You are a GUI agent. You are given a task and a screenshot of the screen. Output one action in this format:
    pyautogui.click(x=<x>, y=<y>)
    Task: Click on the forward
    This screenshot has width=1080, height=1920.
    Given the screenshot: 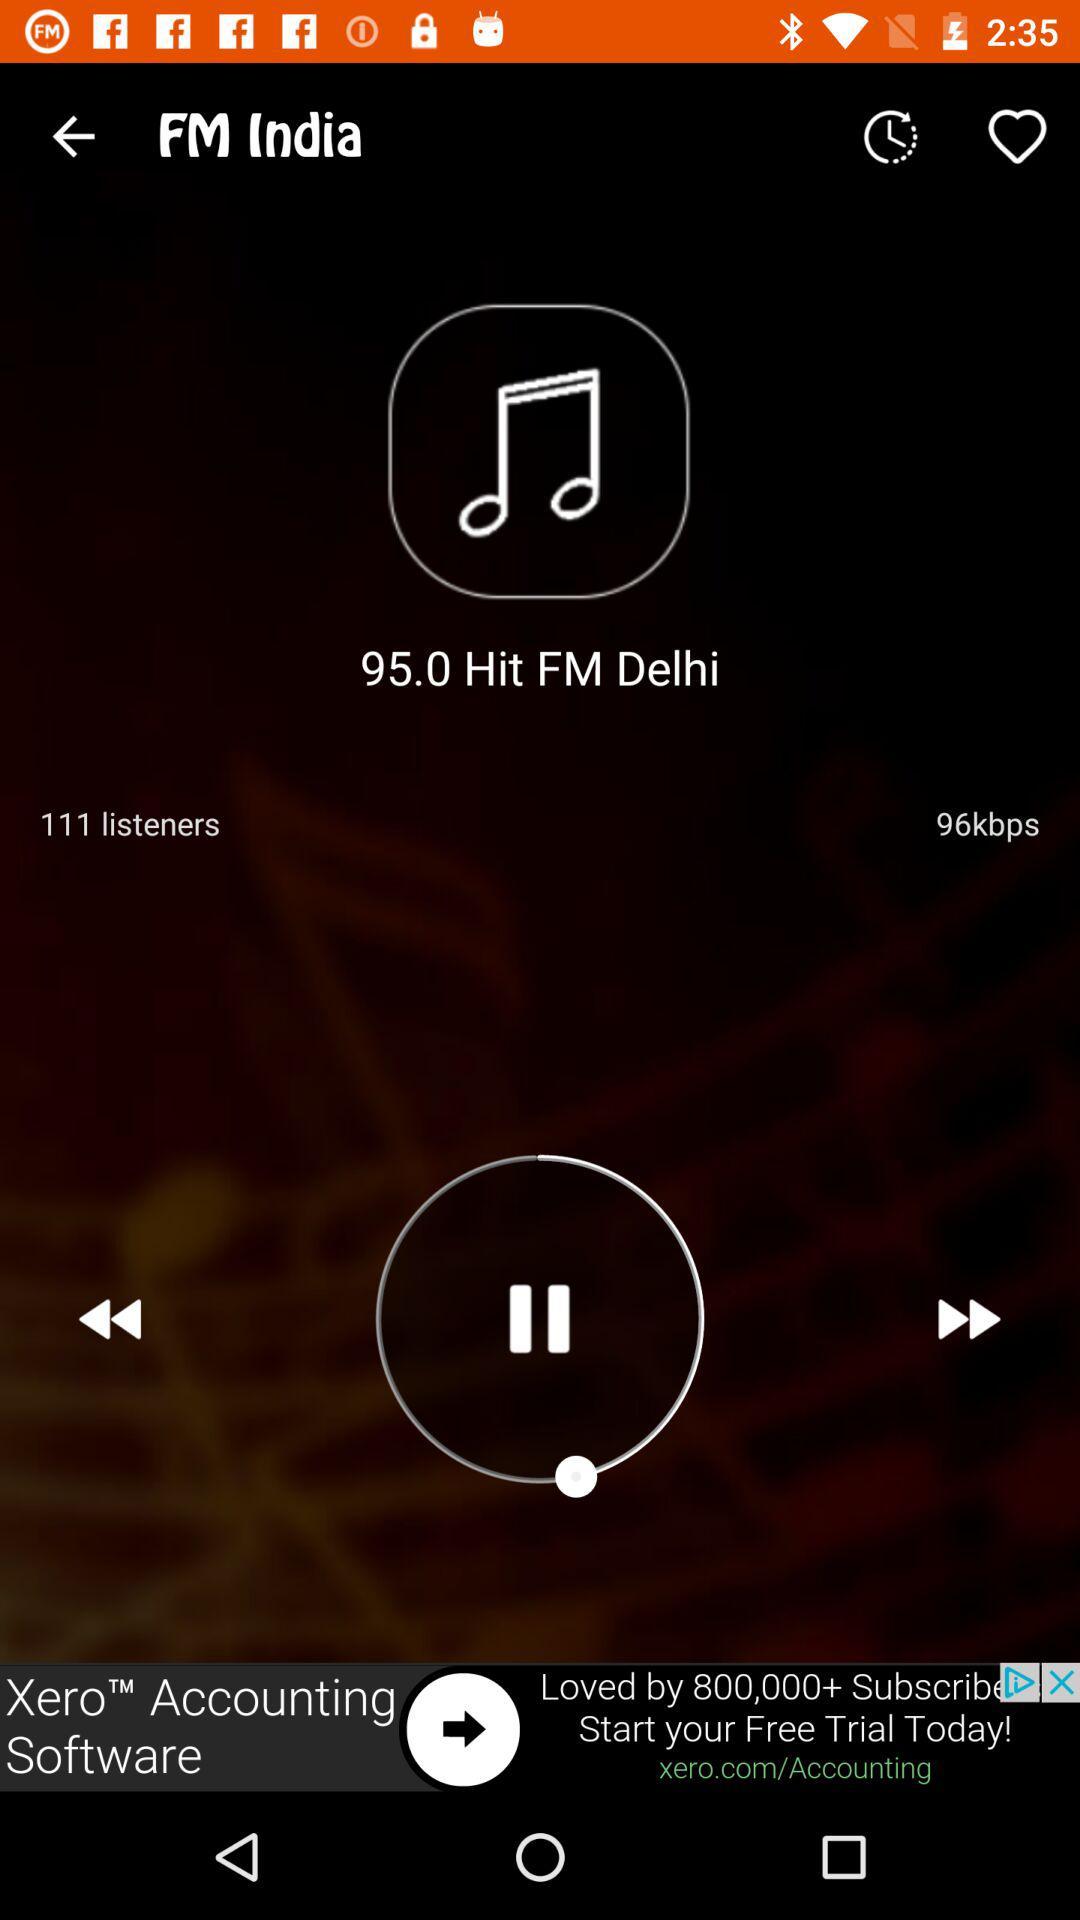 What is the action you would take?
    pyautogui.click(x=968, y=1319)
    